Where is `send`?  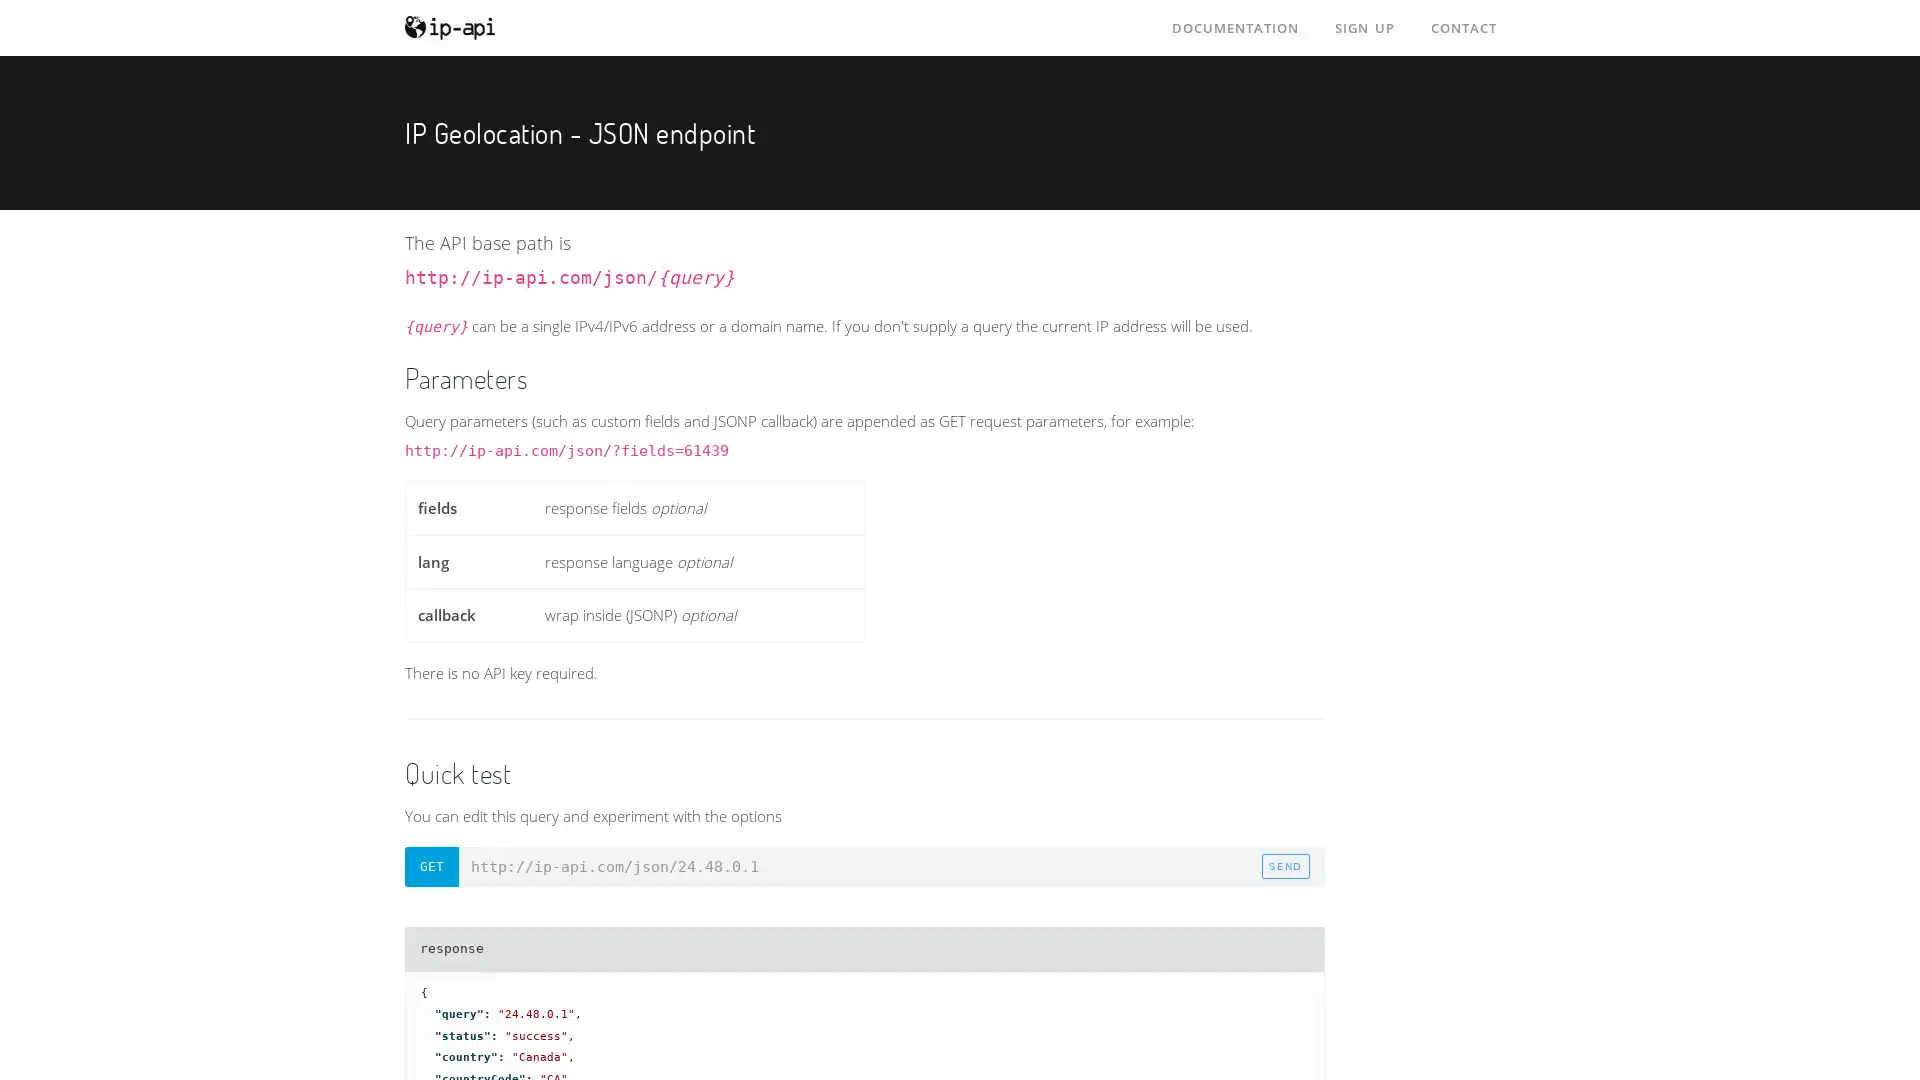
send is located at coordinates (1285, 865).